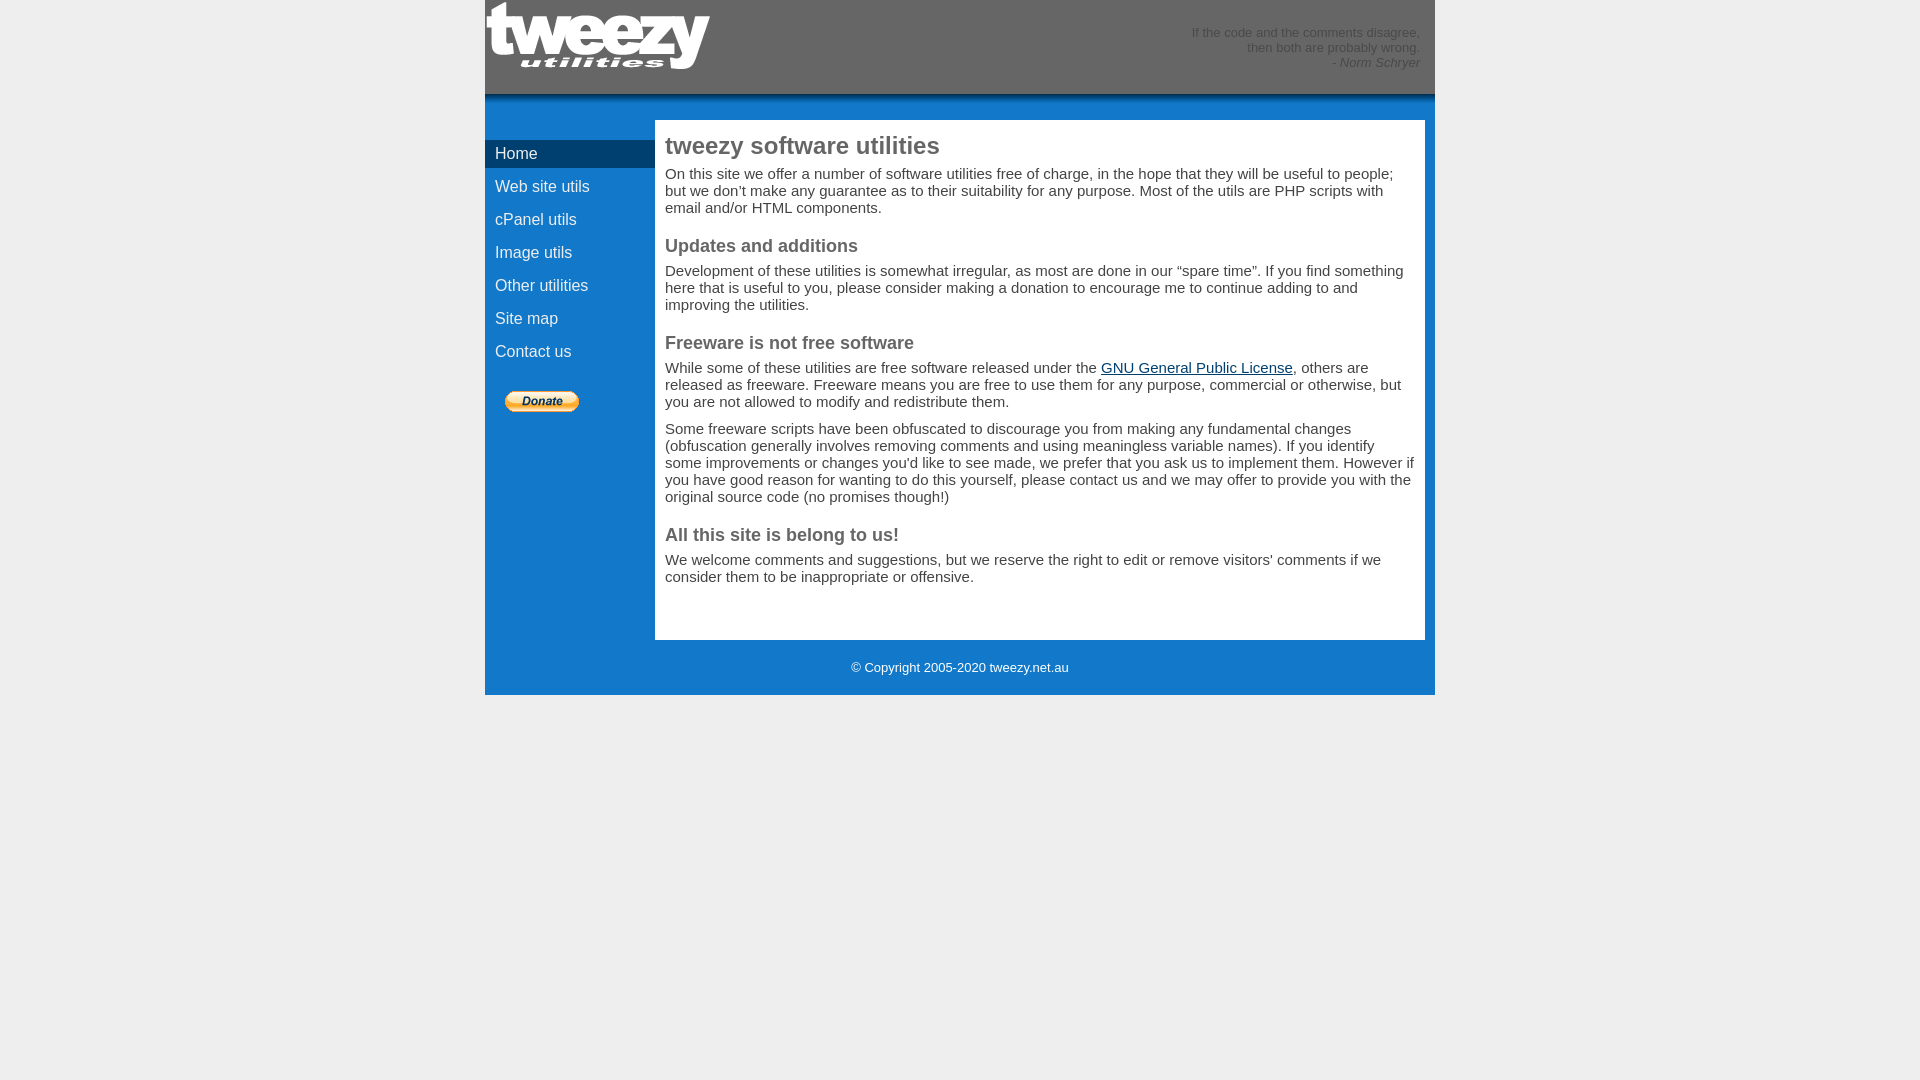  What do you see at coordinates (569, 252) in the screenshot?
I see `'Image utils'` at bounding box center [569, 252].